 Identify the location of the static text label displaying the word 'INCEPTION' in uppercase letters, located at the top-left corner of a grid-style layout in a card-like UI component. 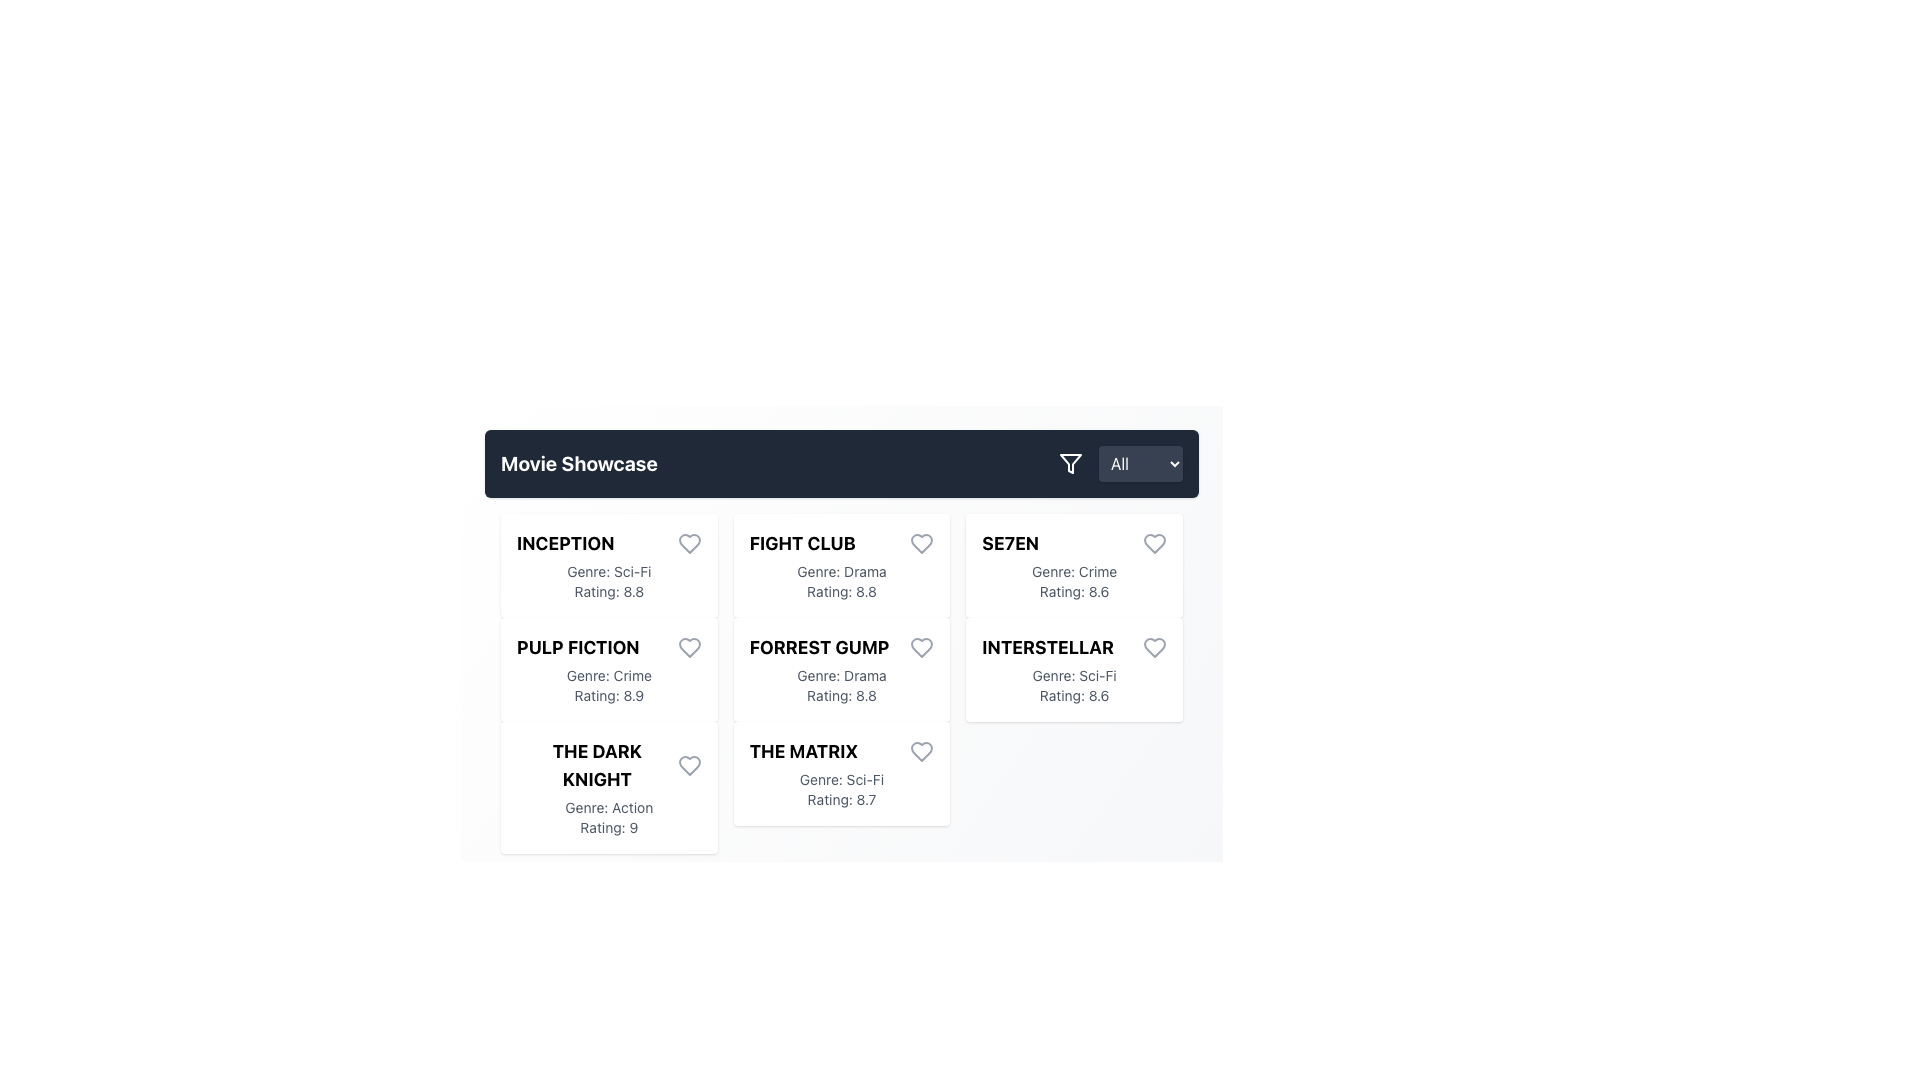
(564, 543).